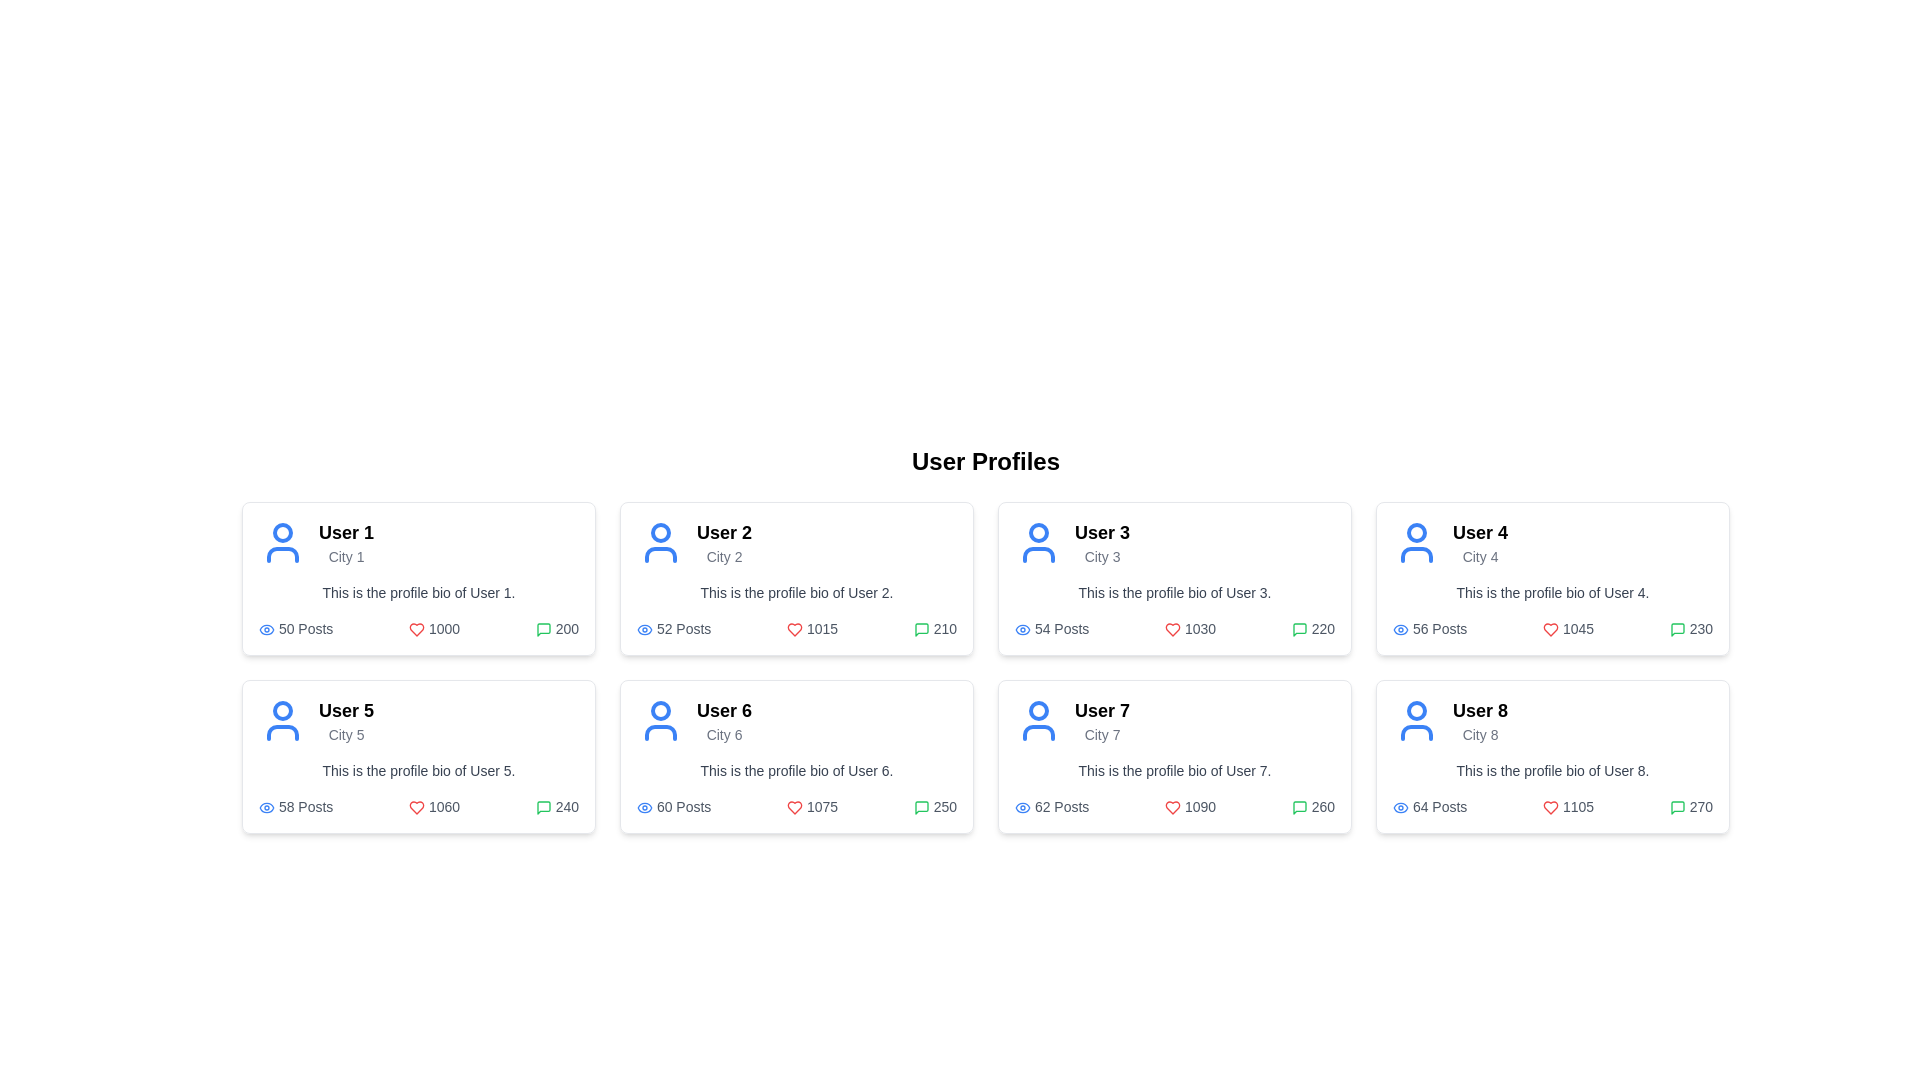  Describe the element at coordinates (1429, 805) in the screenshot. I see `text label displaying '64 Posts' which is located in the bottom-left corner of the card for 'User 8', adjacent to the blue eye icon` at that location.